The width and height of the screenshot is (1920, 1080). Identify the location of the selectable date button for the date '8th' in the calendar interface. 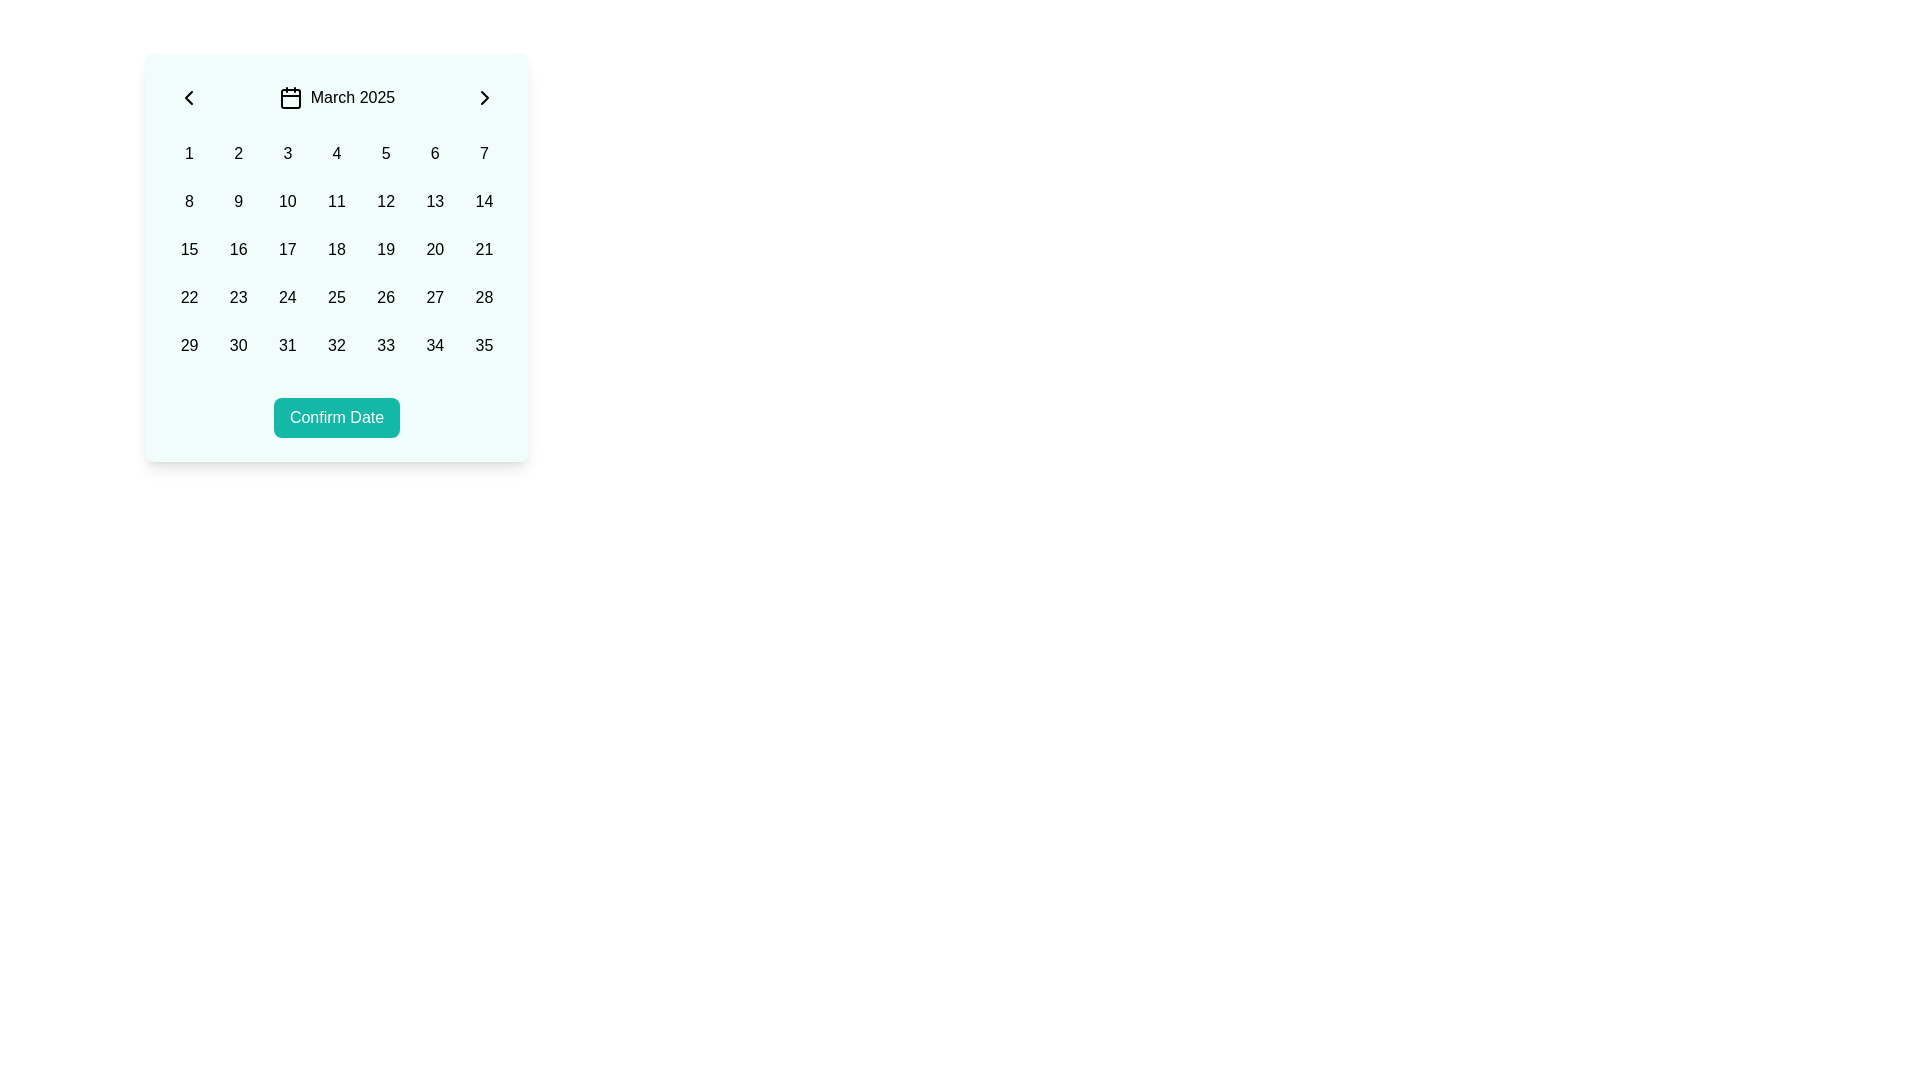
(189, 201).